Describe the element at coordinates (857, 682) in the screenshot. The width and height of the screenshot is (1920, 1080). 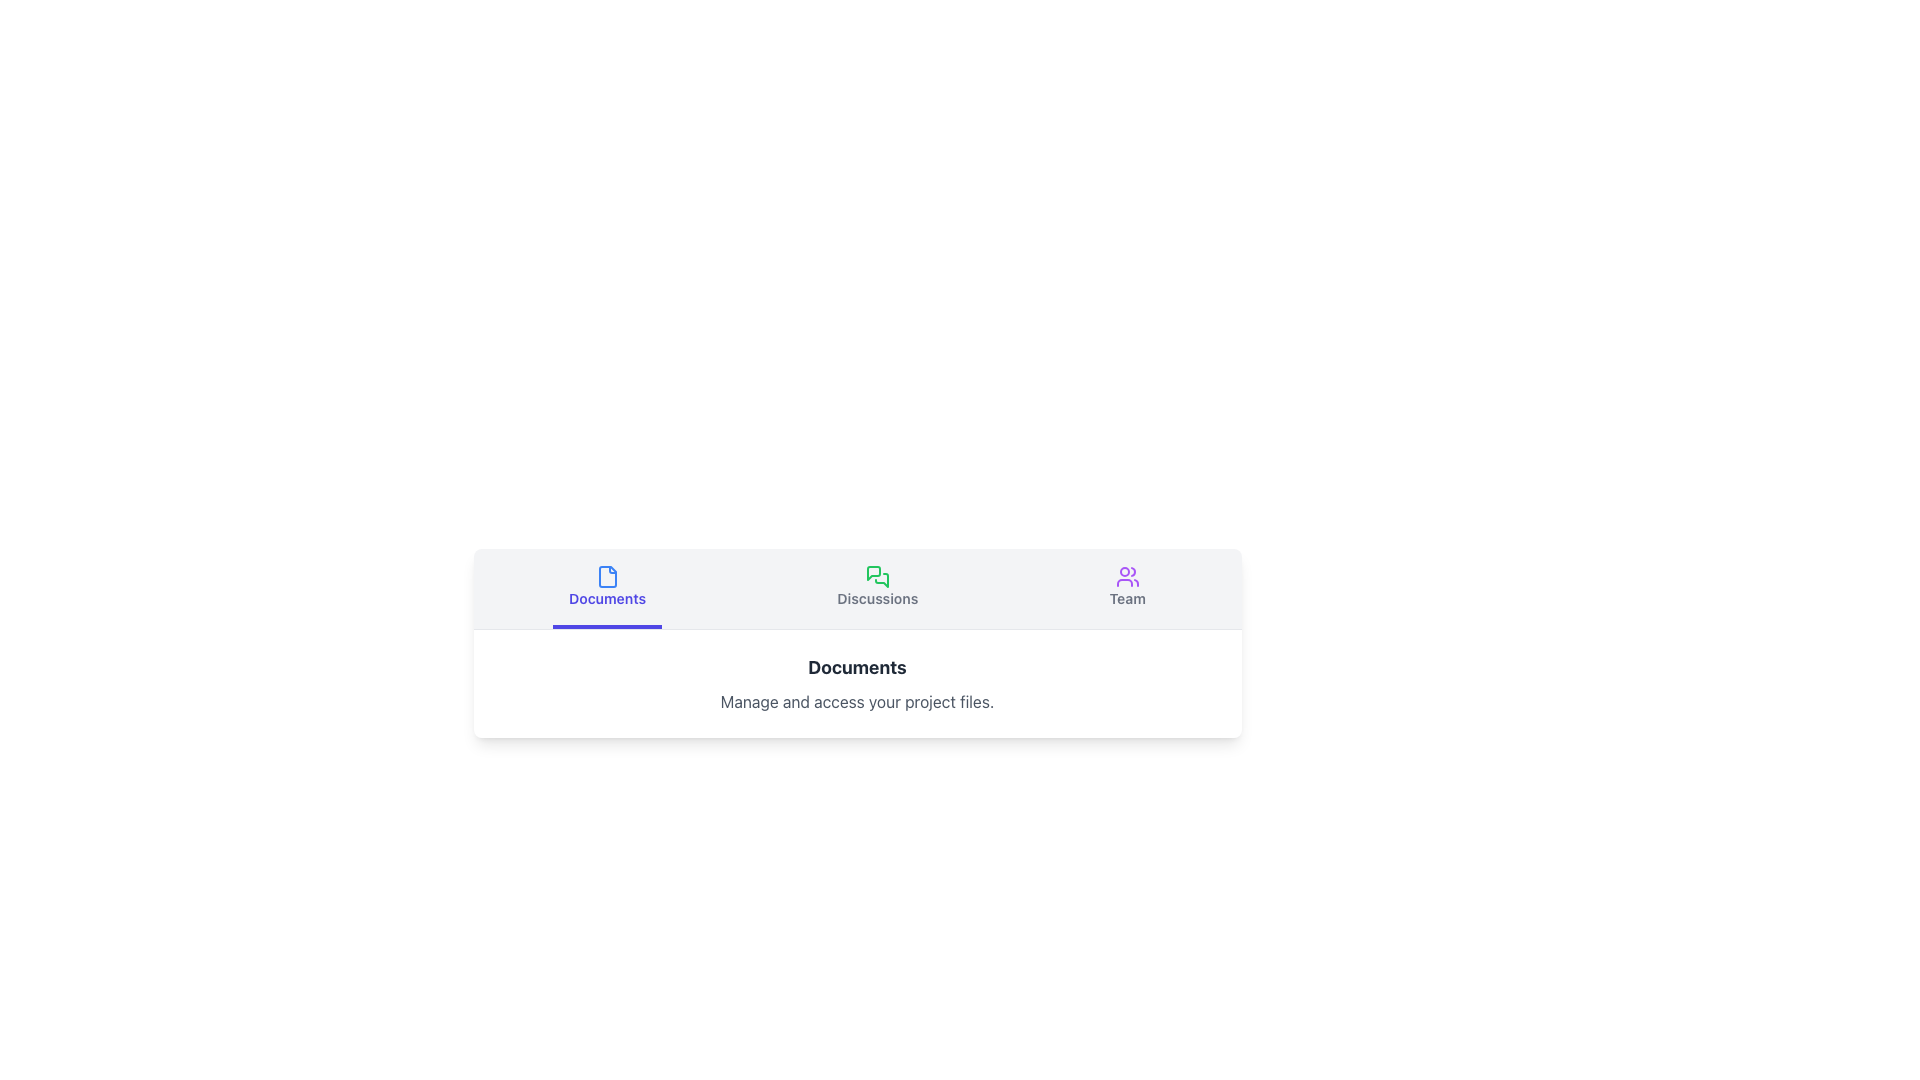
I see `text from the informational block titled 'Documents', which provides details about managing and accessing project files` at that location.